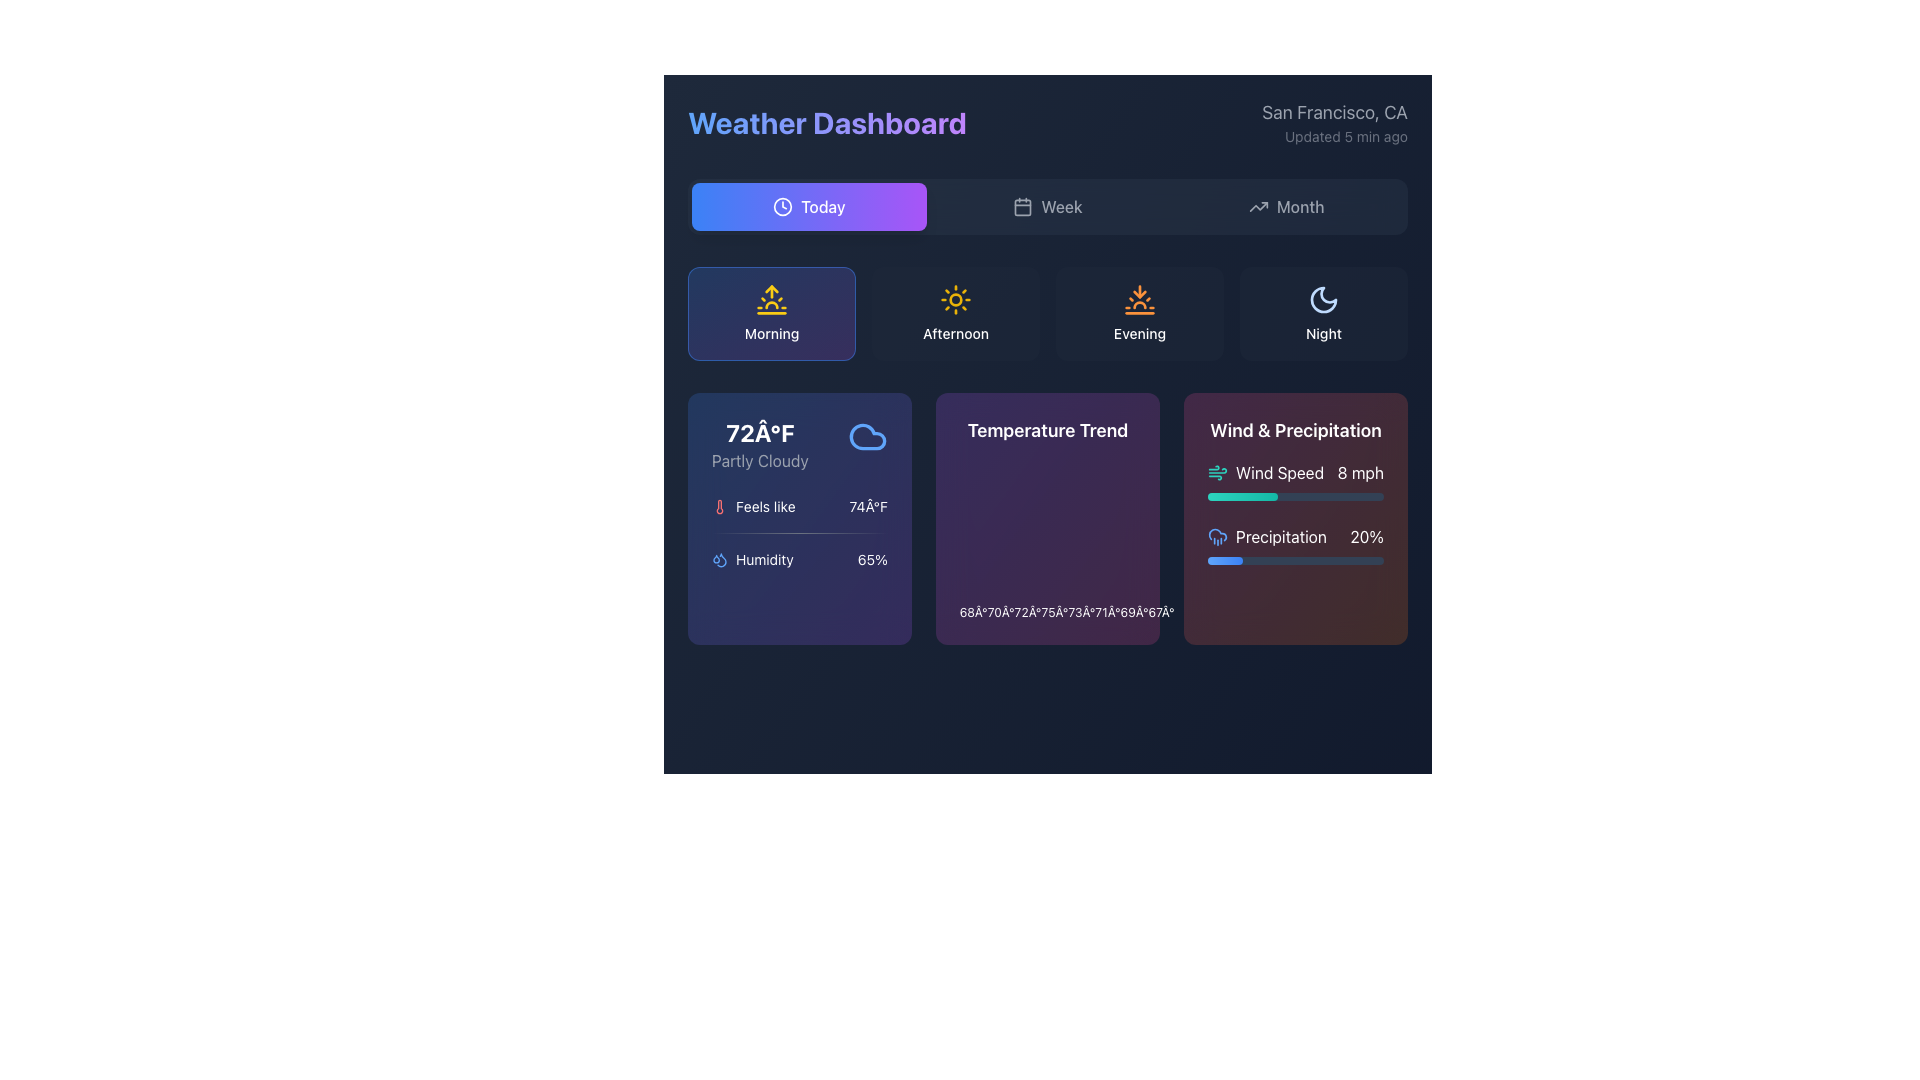  I want to click on the calendar icon located to the left of the 'Week' button in the navigation bar to interact with it, so click(1023, 207).